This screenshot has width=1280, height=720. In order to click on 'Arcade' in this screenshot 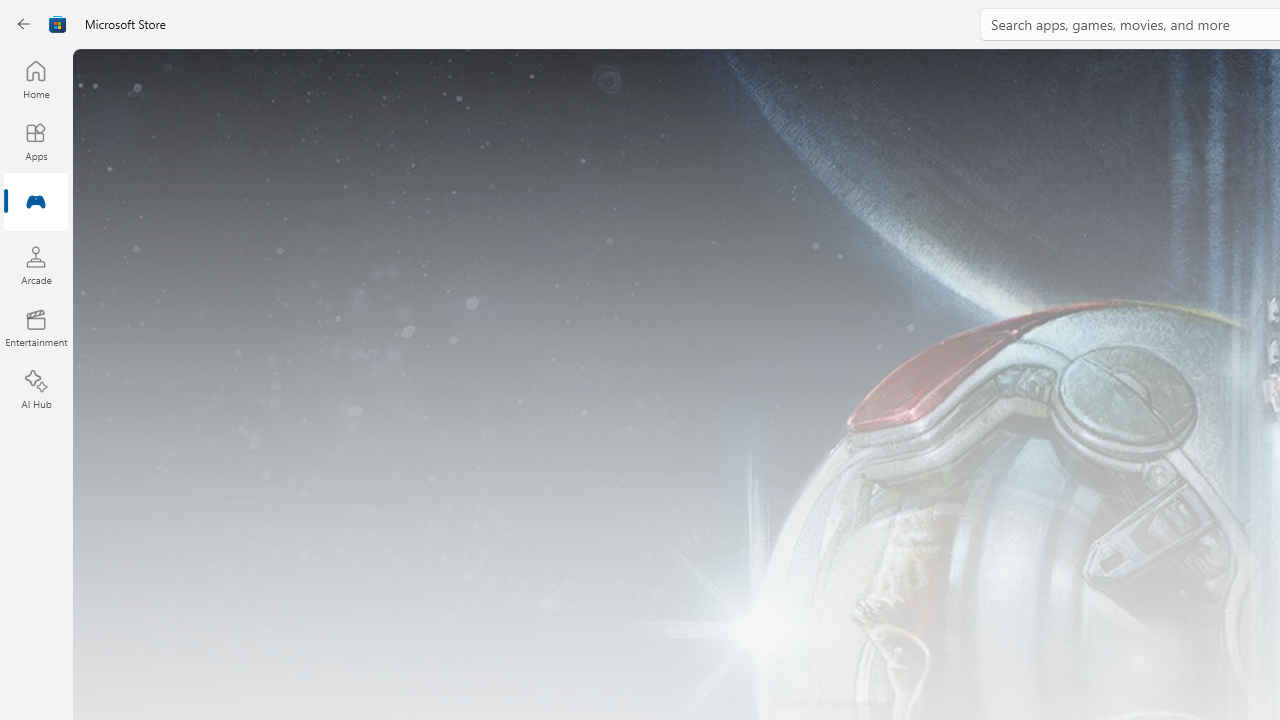, I will do `click(35, 264)`.